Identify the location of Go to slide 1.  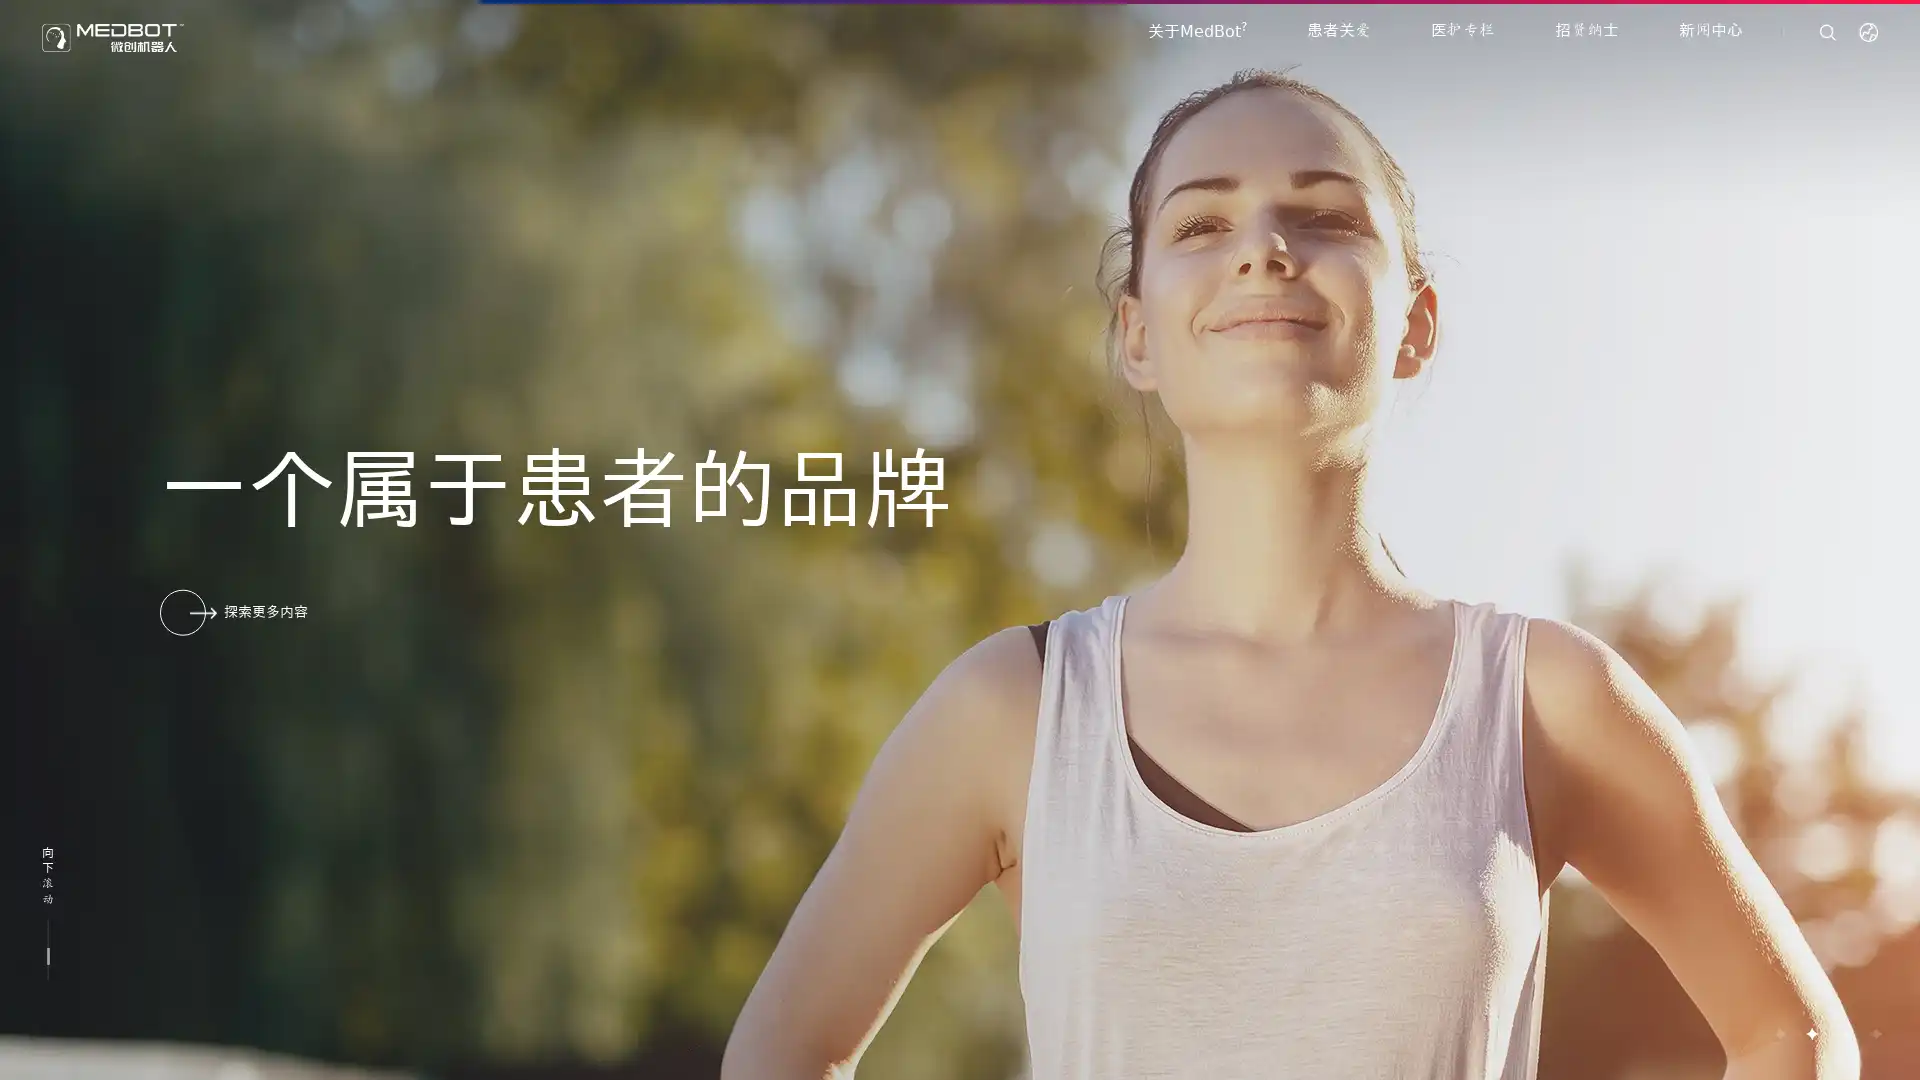
(1779, 1033).